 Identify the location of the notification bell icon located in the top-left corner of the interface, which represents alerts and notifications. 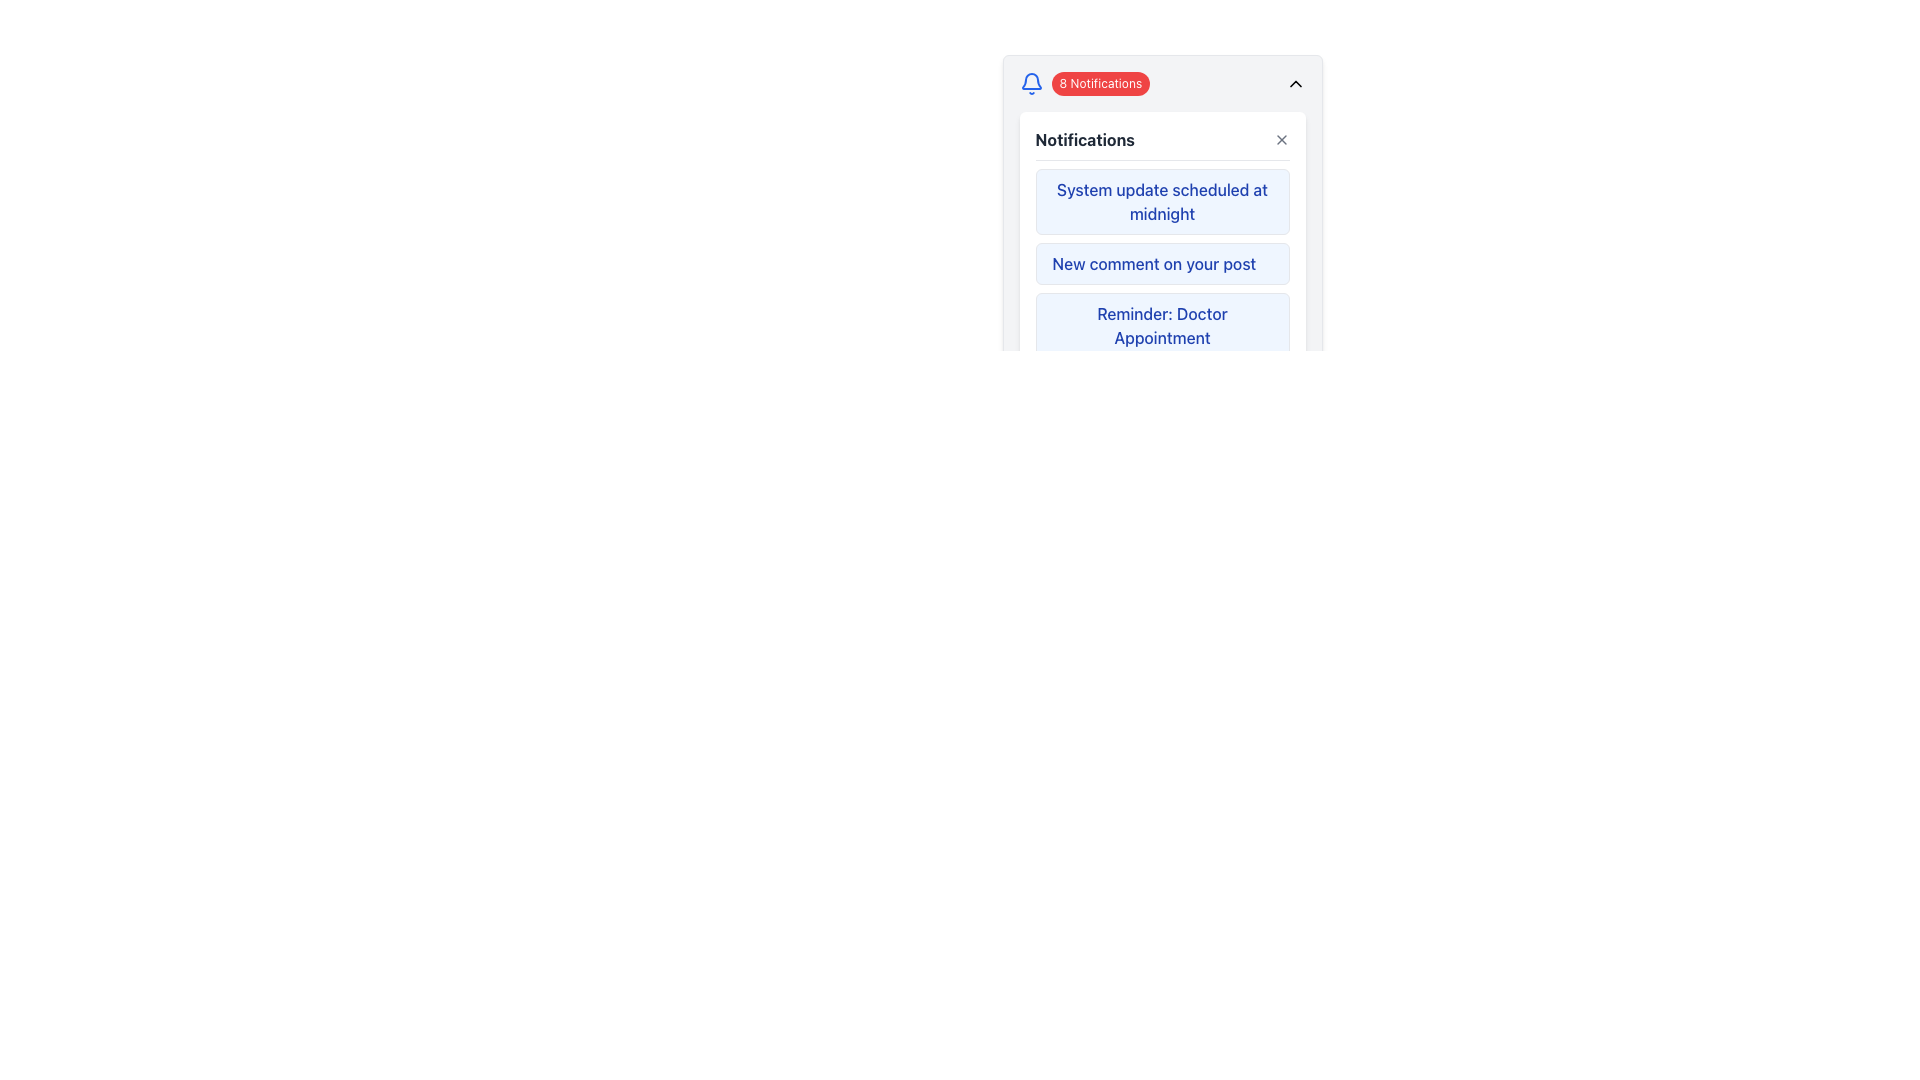
(1031, 80).